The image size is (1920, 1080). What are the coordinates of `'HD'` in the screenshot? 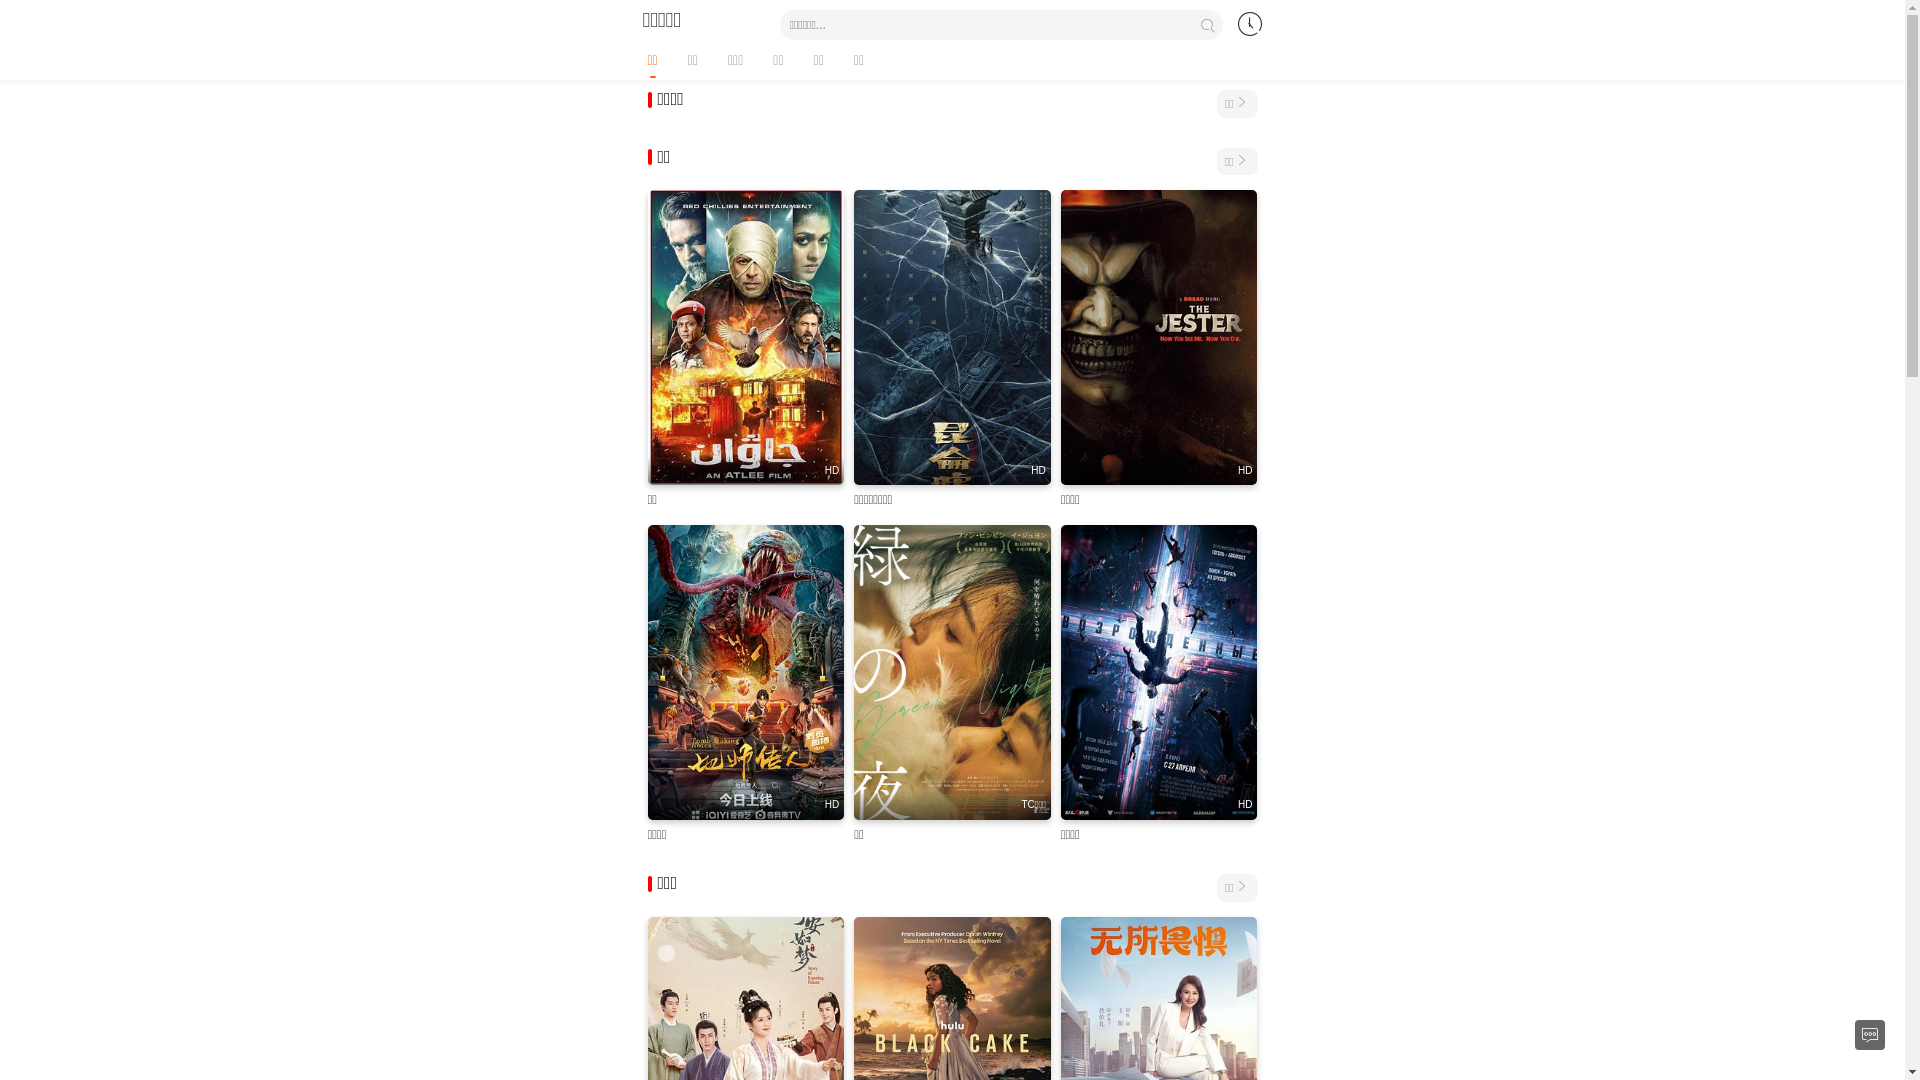 It's located at (1059, 672).